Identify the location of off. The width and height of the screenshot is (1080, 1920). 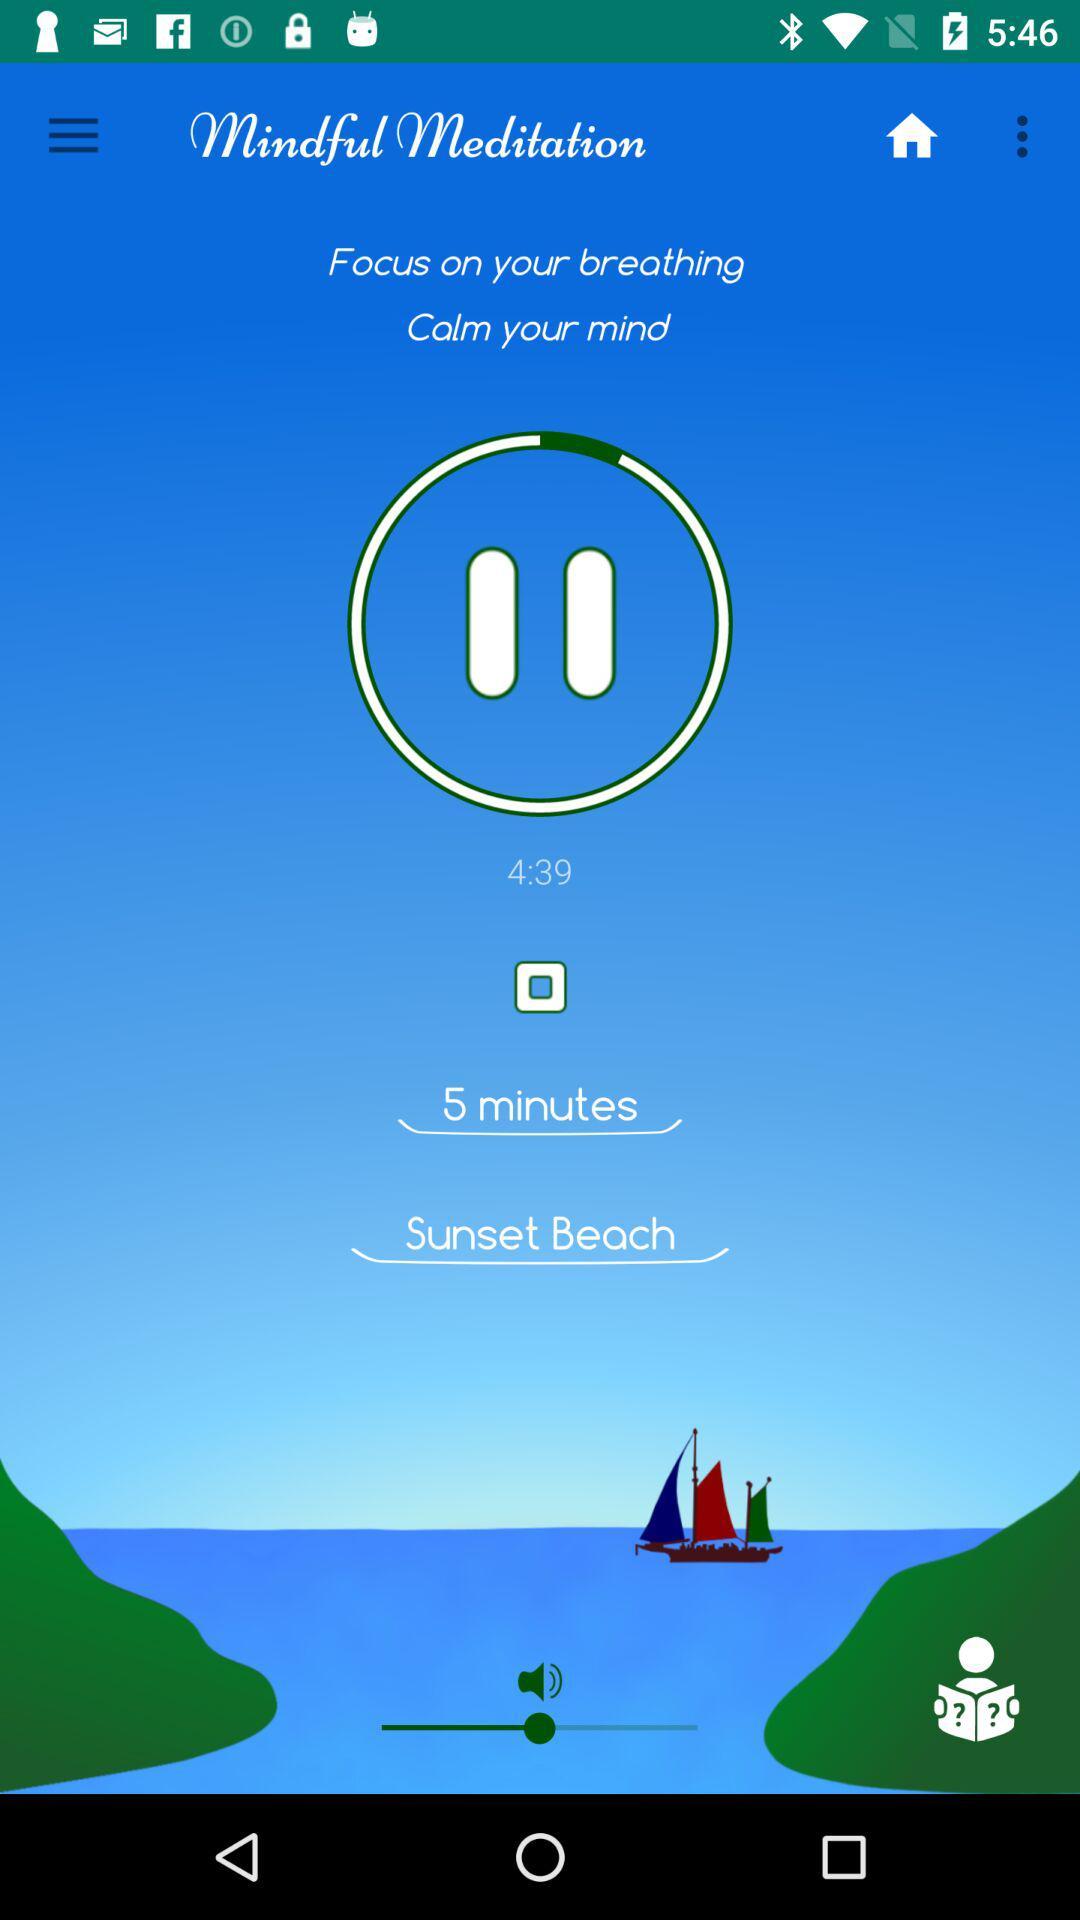
(540, 623).